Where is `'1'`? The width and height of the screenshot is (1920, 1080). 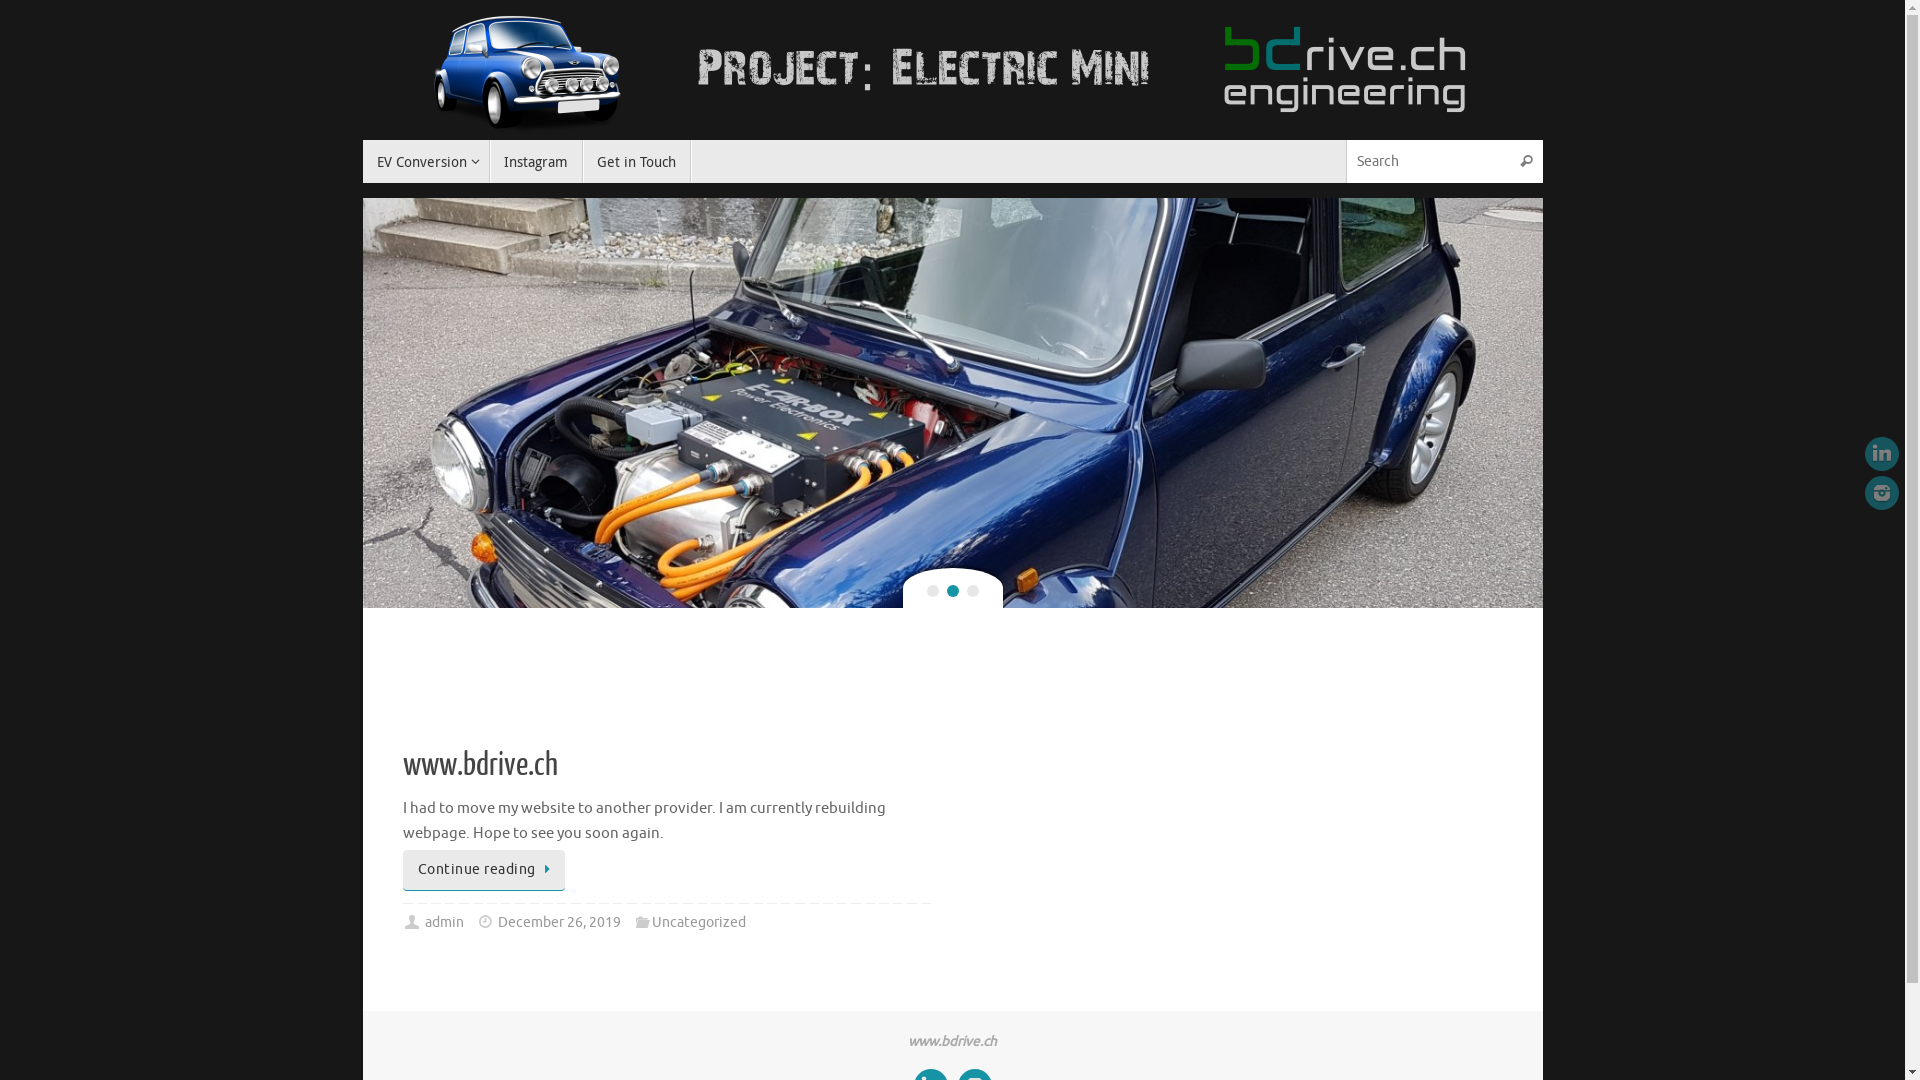 '1' is located at coordinates (925, 589).